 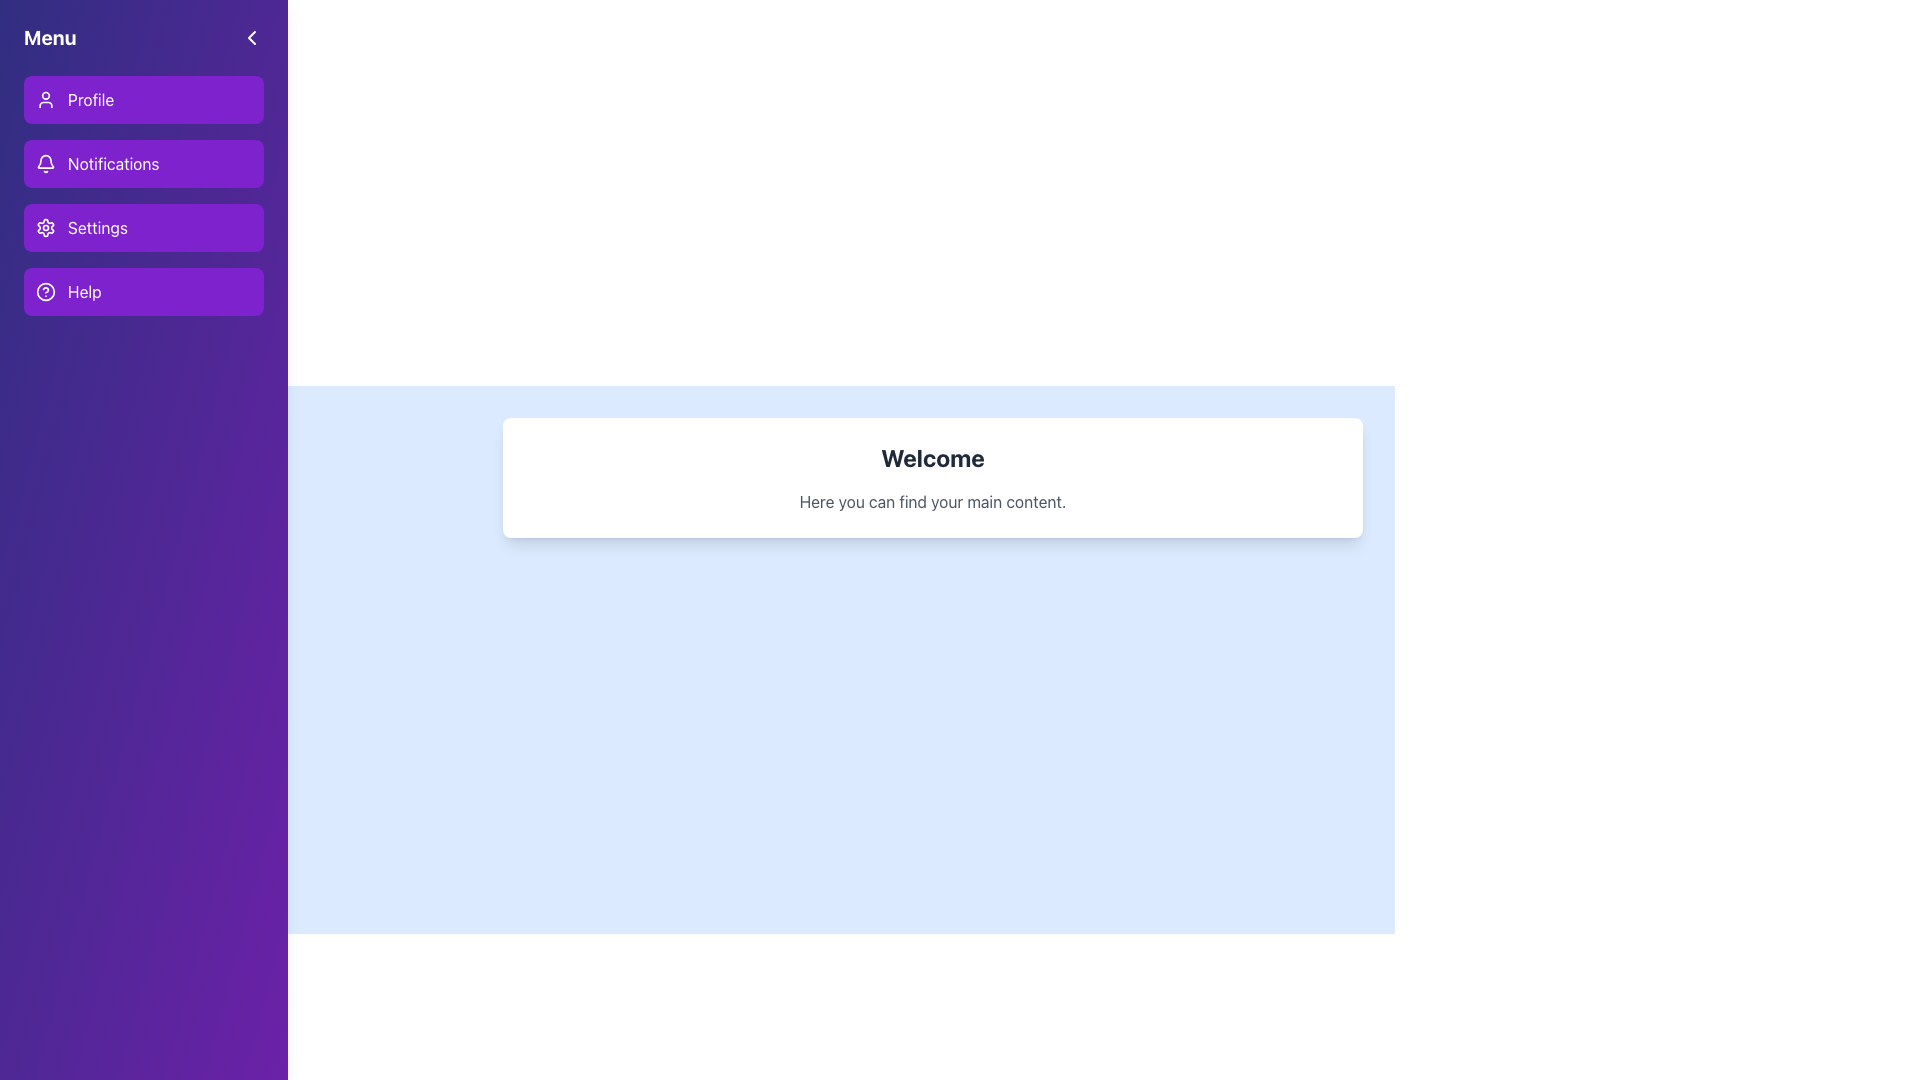 What do you see at coordinates (50, 38) in the screenshot?
I see `the static header text element located at the top-left section of the vertical navigation panel` at bounding box center [50, 38].